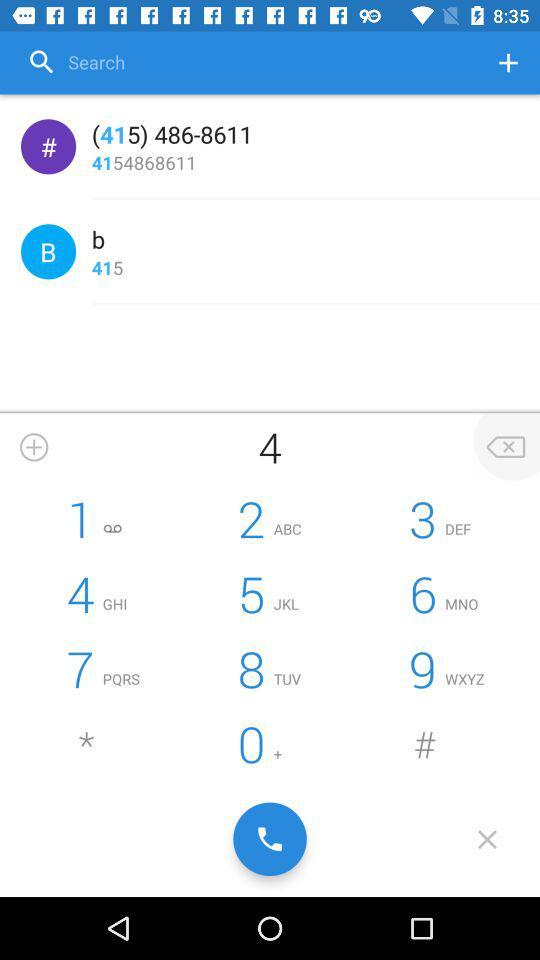 Image resolution: width=540 pixels, height=960 pixels. Describe the element at coordinates (270, 839) in the screenshot. I see `initiate call` at that location.